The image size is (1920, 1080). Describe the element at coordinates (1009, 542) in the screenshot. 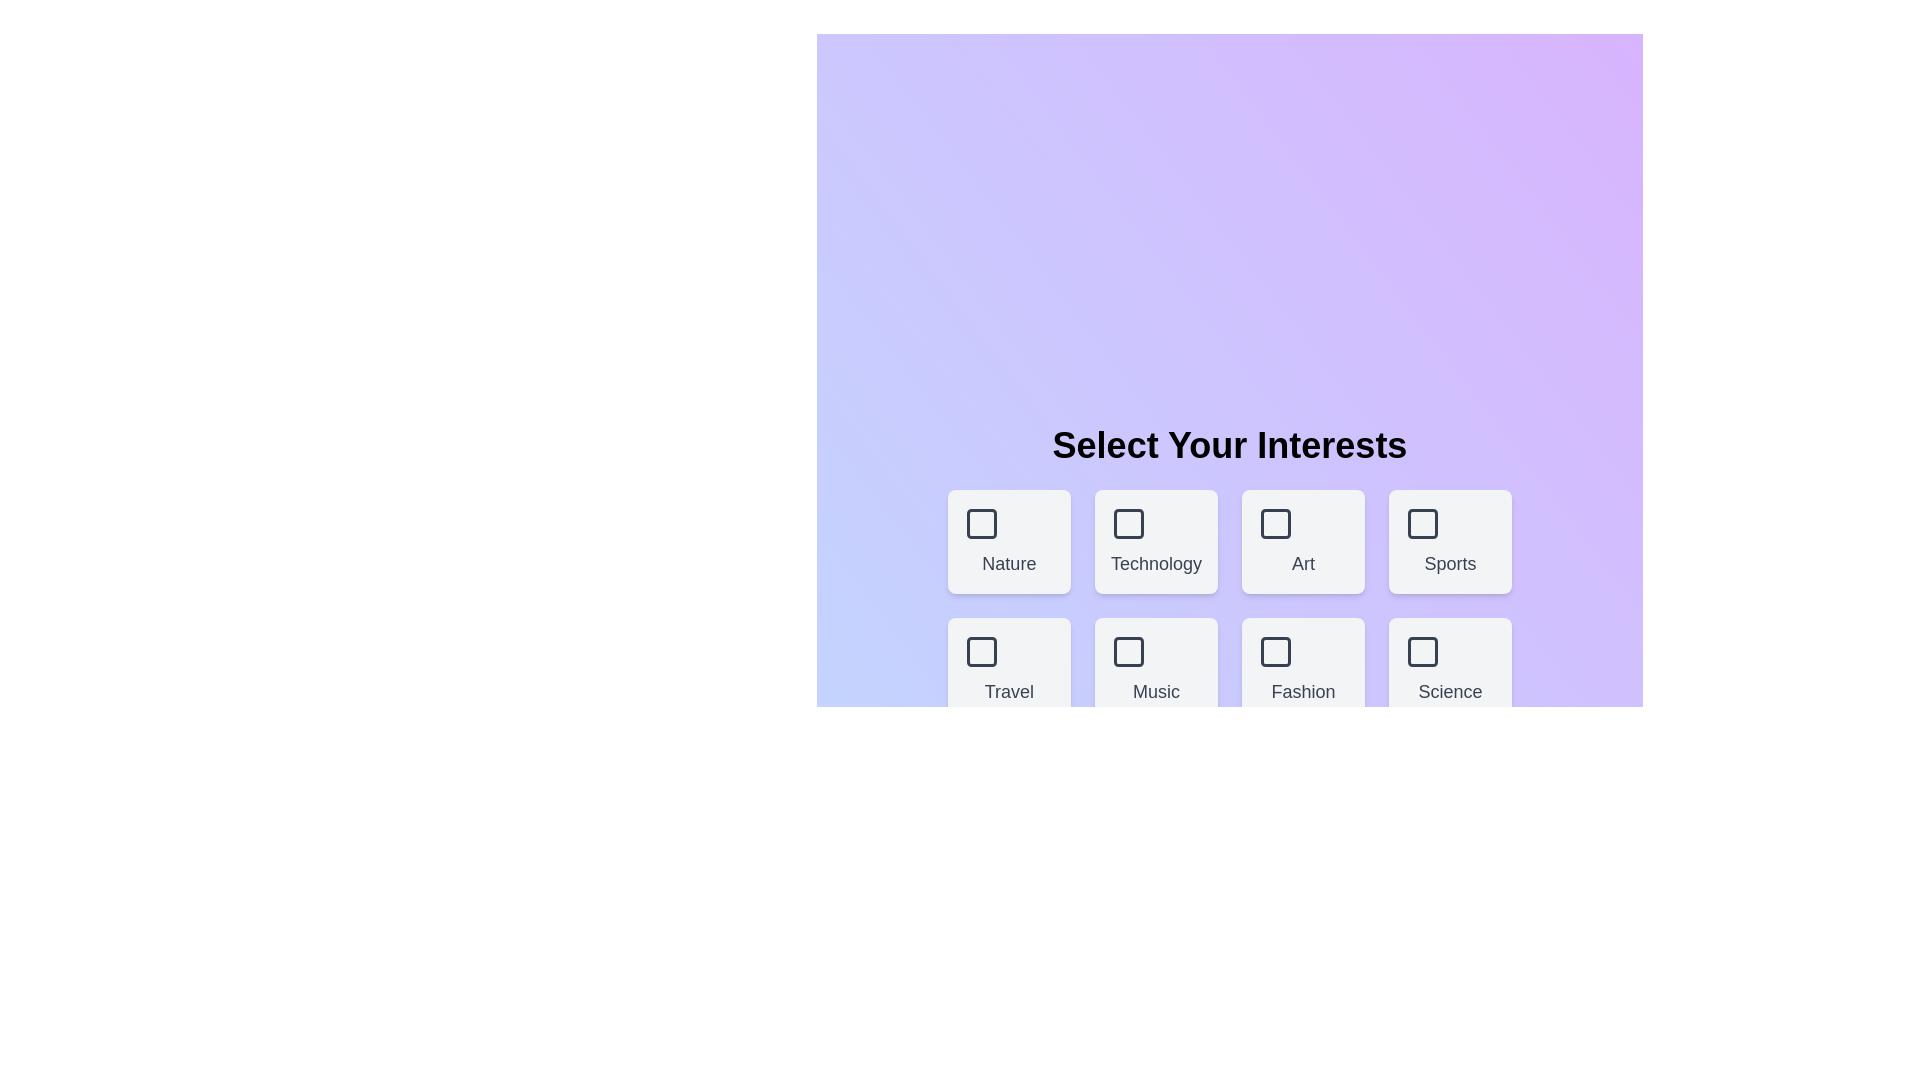

I see `the theme box labeled Nature` at that location.